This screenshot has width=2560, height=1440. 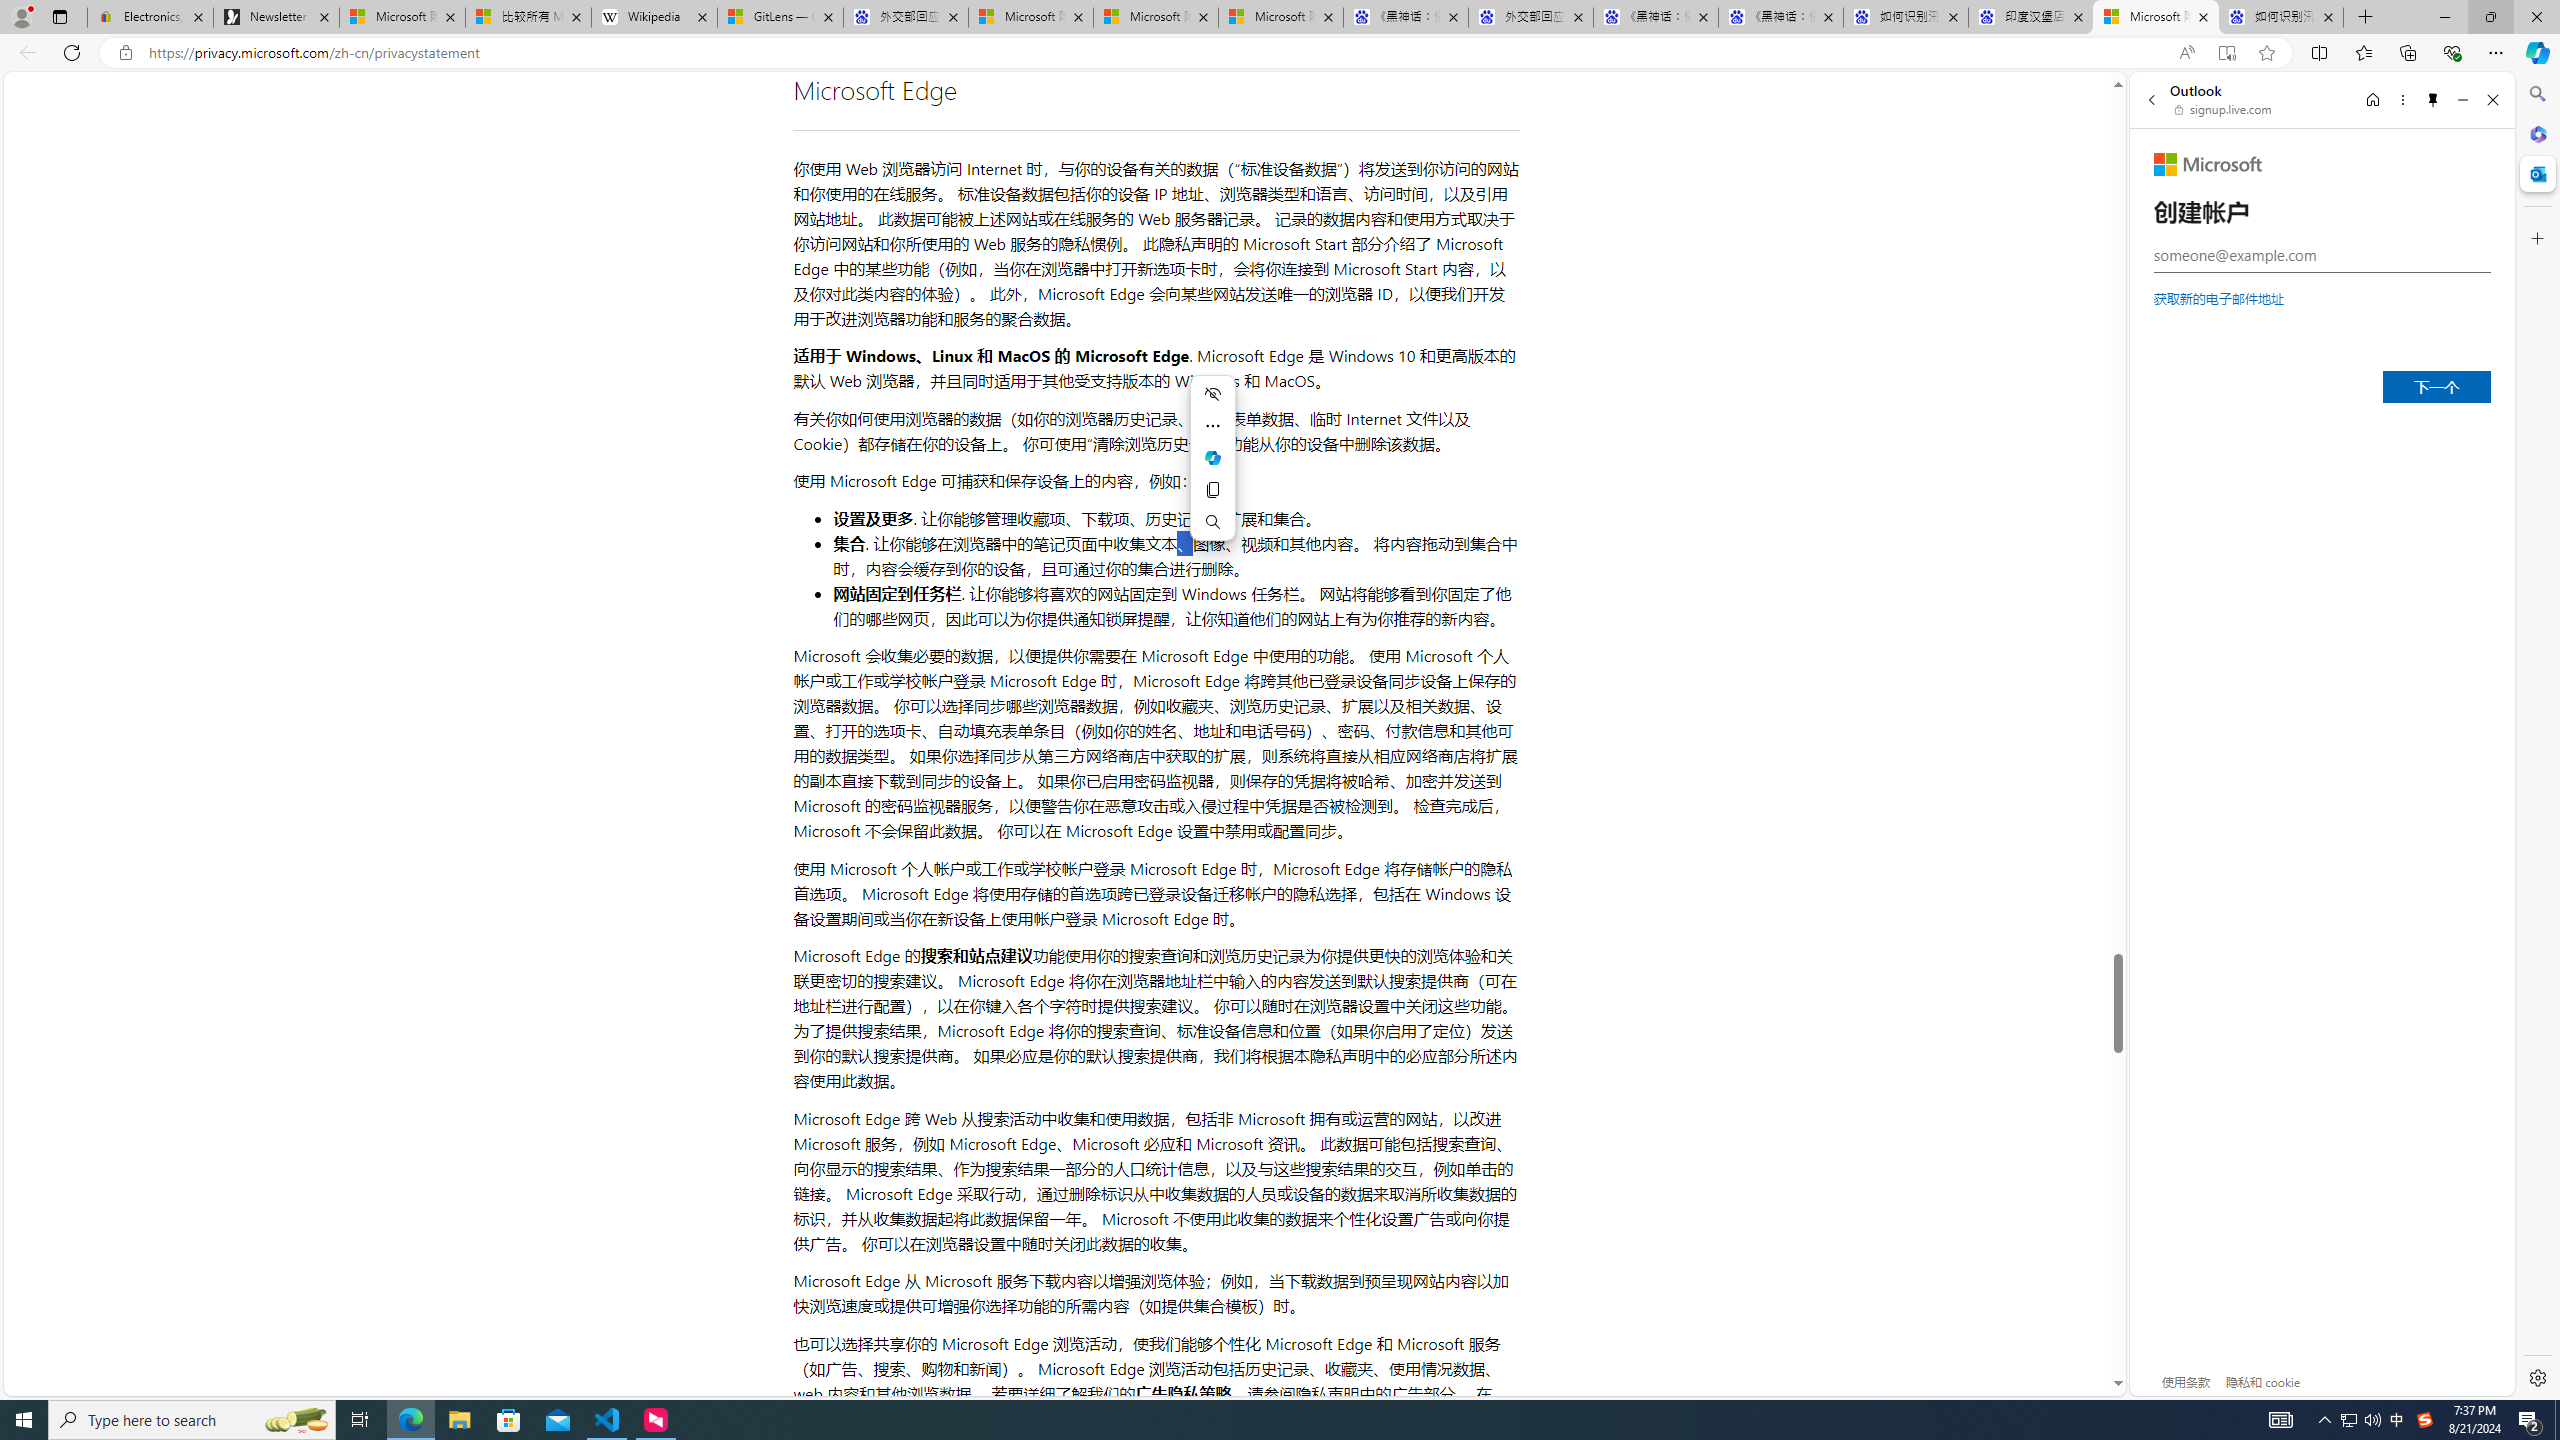 I want to click on 'Mini menu on text selection', so click(x=1212, y=468).